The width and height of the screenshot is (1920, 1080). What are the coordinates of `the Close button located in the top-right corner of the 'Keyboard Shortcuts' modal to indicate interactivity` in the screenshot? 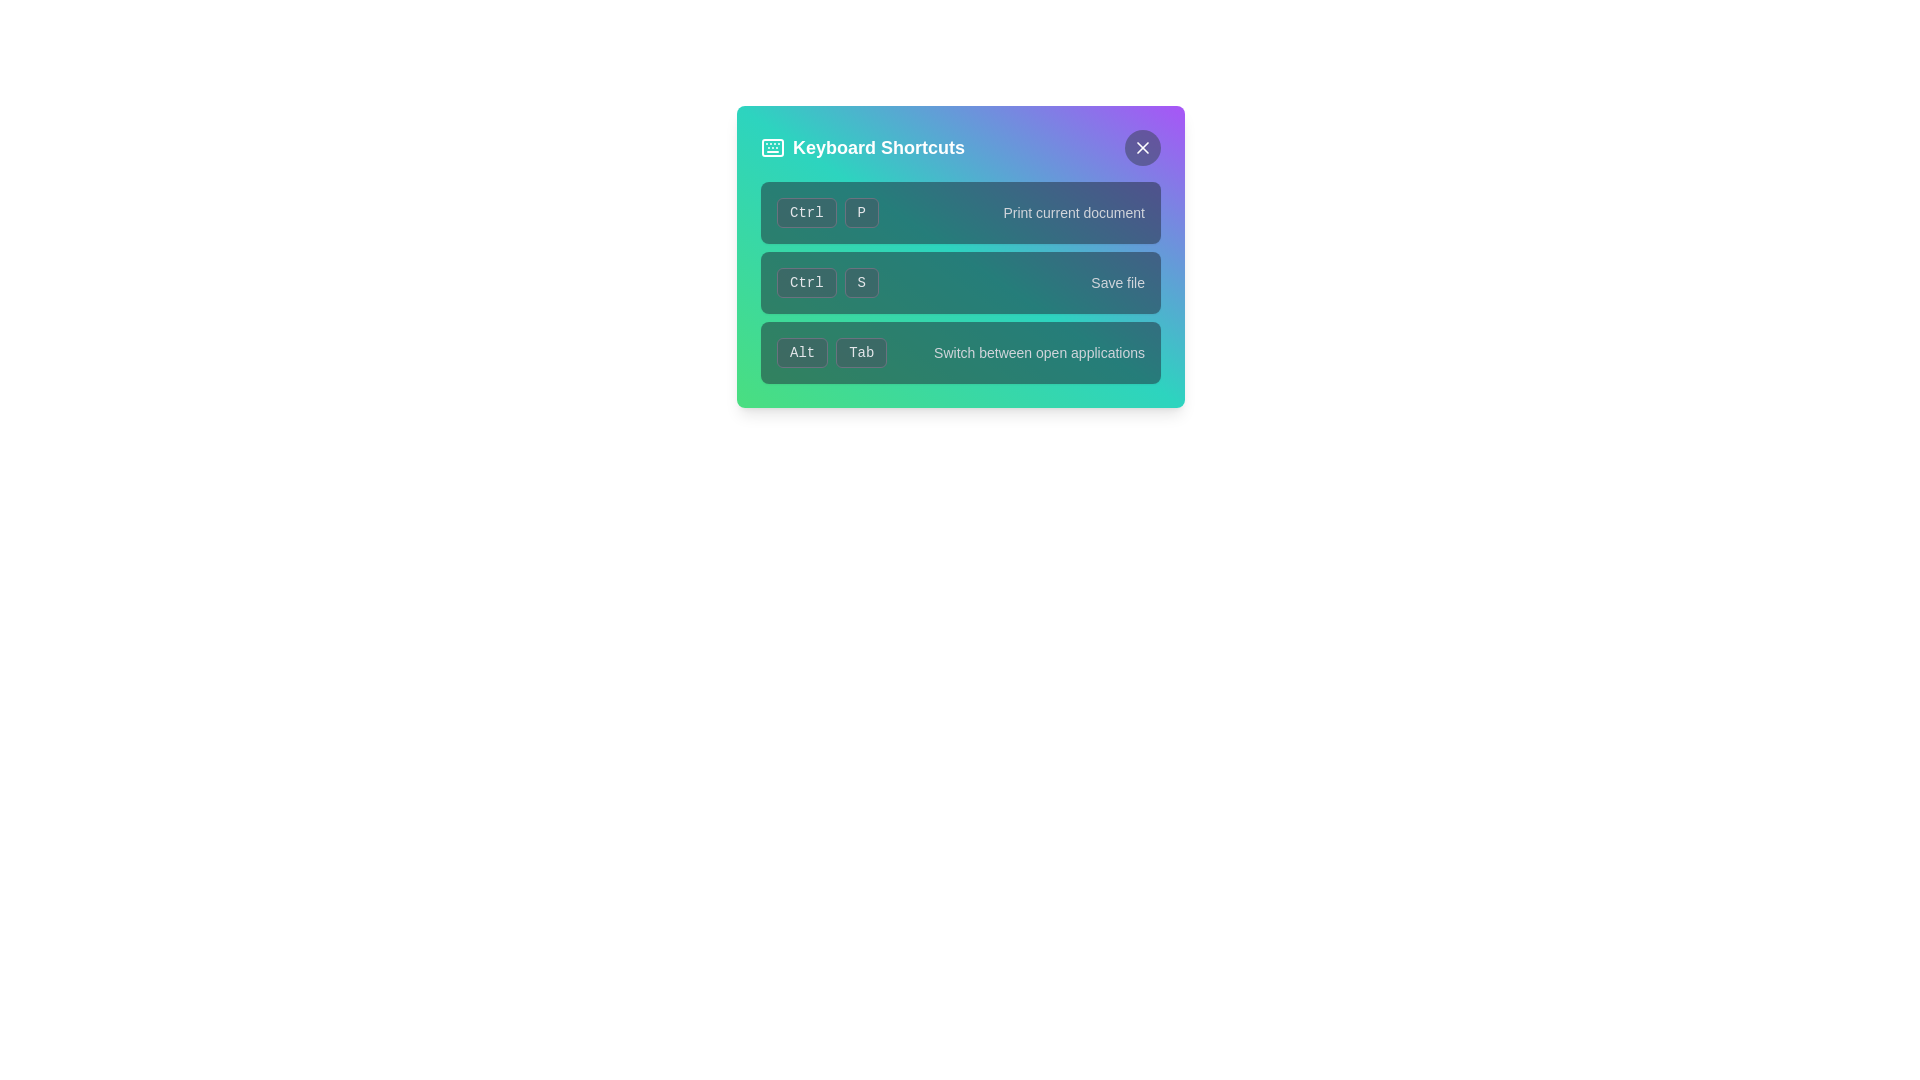 It's located at (1142, 146).